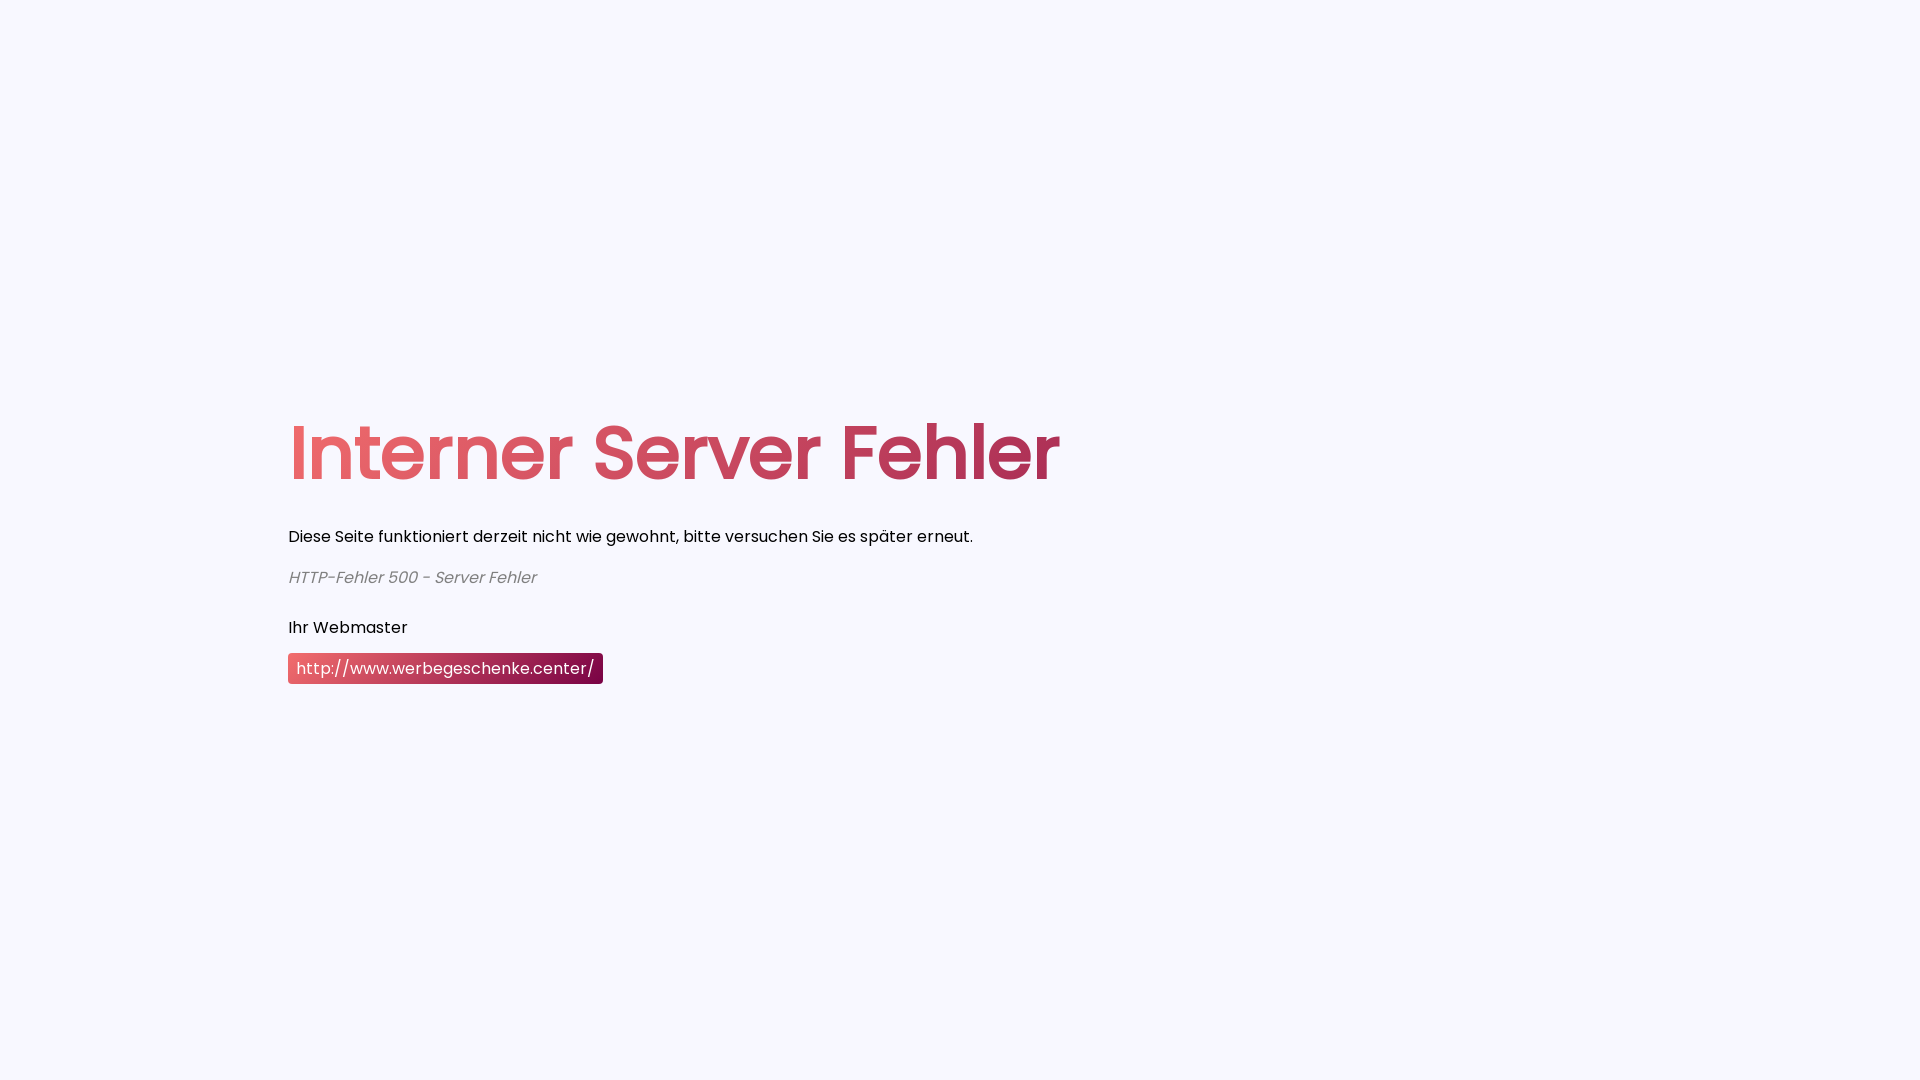 Image resolution: width=1920 pixels, height=1080 pixels. Describe the element at coordinates (444, 667) in the screenshot. I see `'http://www.werbegeschenke.center/'` at that location.